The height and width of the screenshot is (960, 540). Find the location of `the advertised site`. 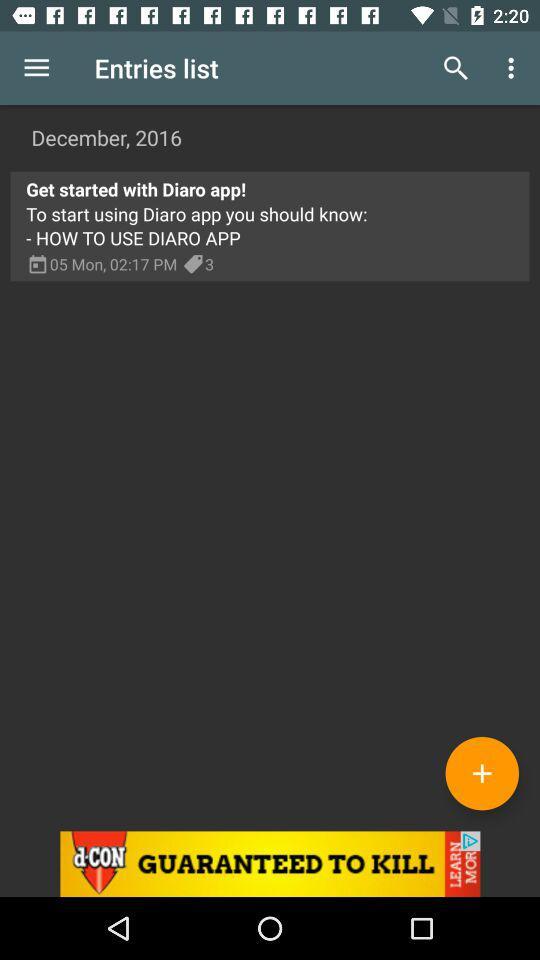

the advertised site is located at coordinates (270, 863).